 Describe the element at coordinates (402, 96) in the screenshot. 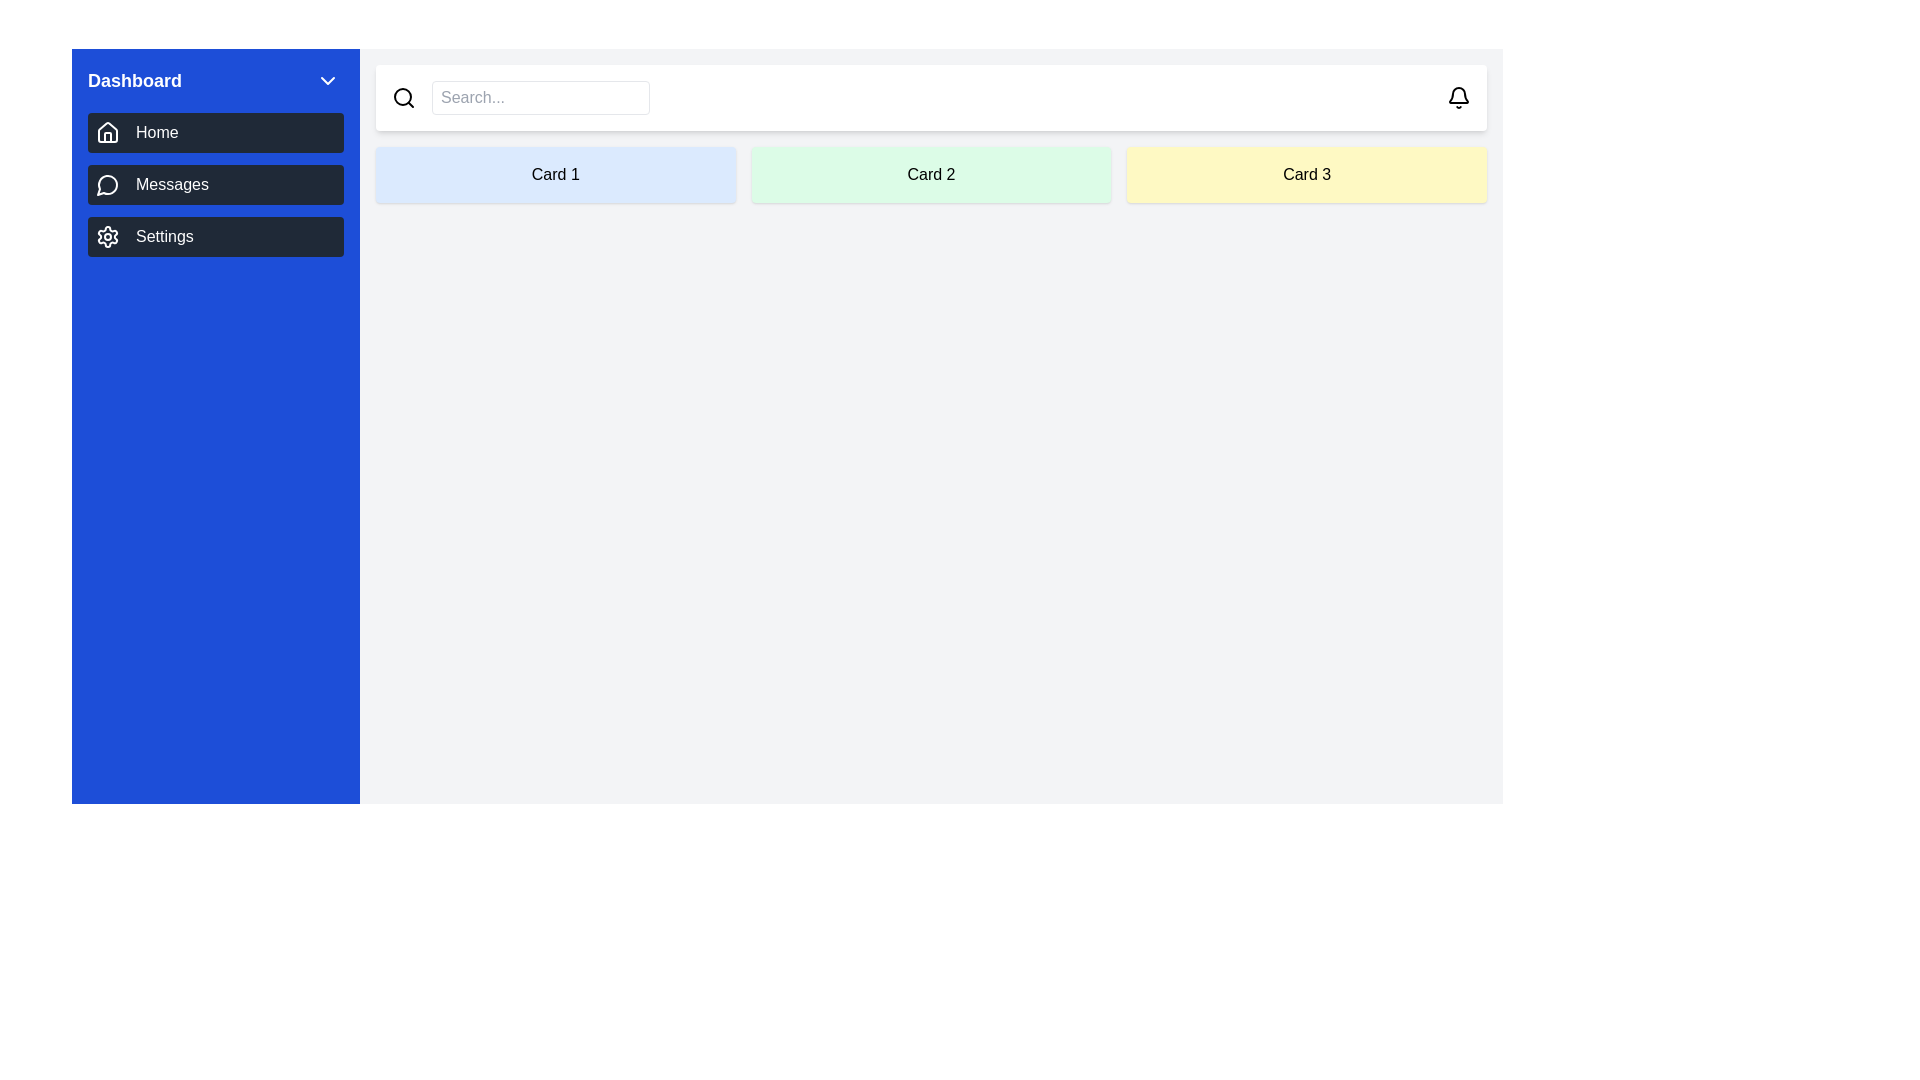

I see `the circular part of the search icon located in the top navigation bar, which represents the lens of the magnifying glass` at that location.